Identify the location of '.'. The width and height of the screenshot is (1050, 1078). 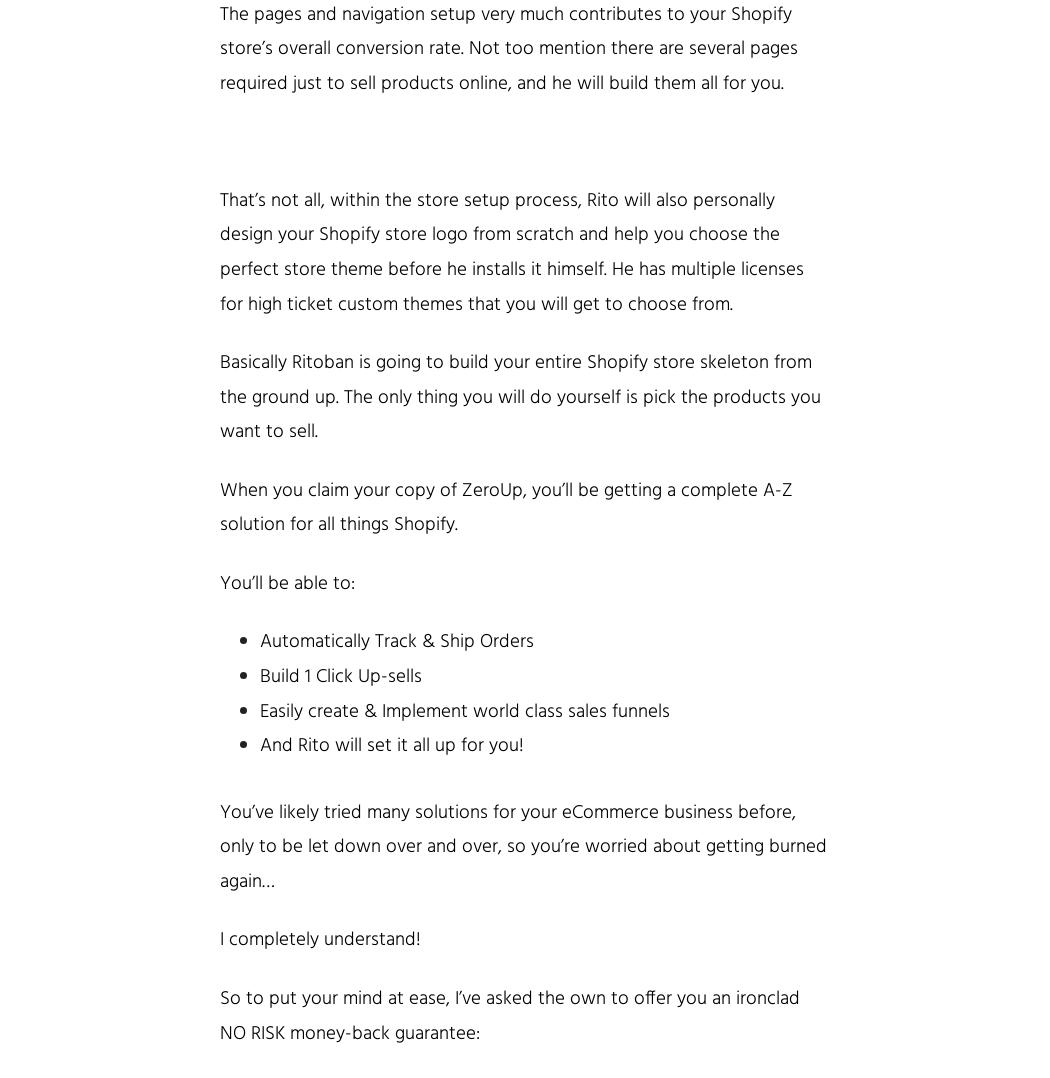
(456, 524).